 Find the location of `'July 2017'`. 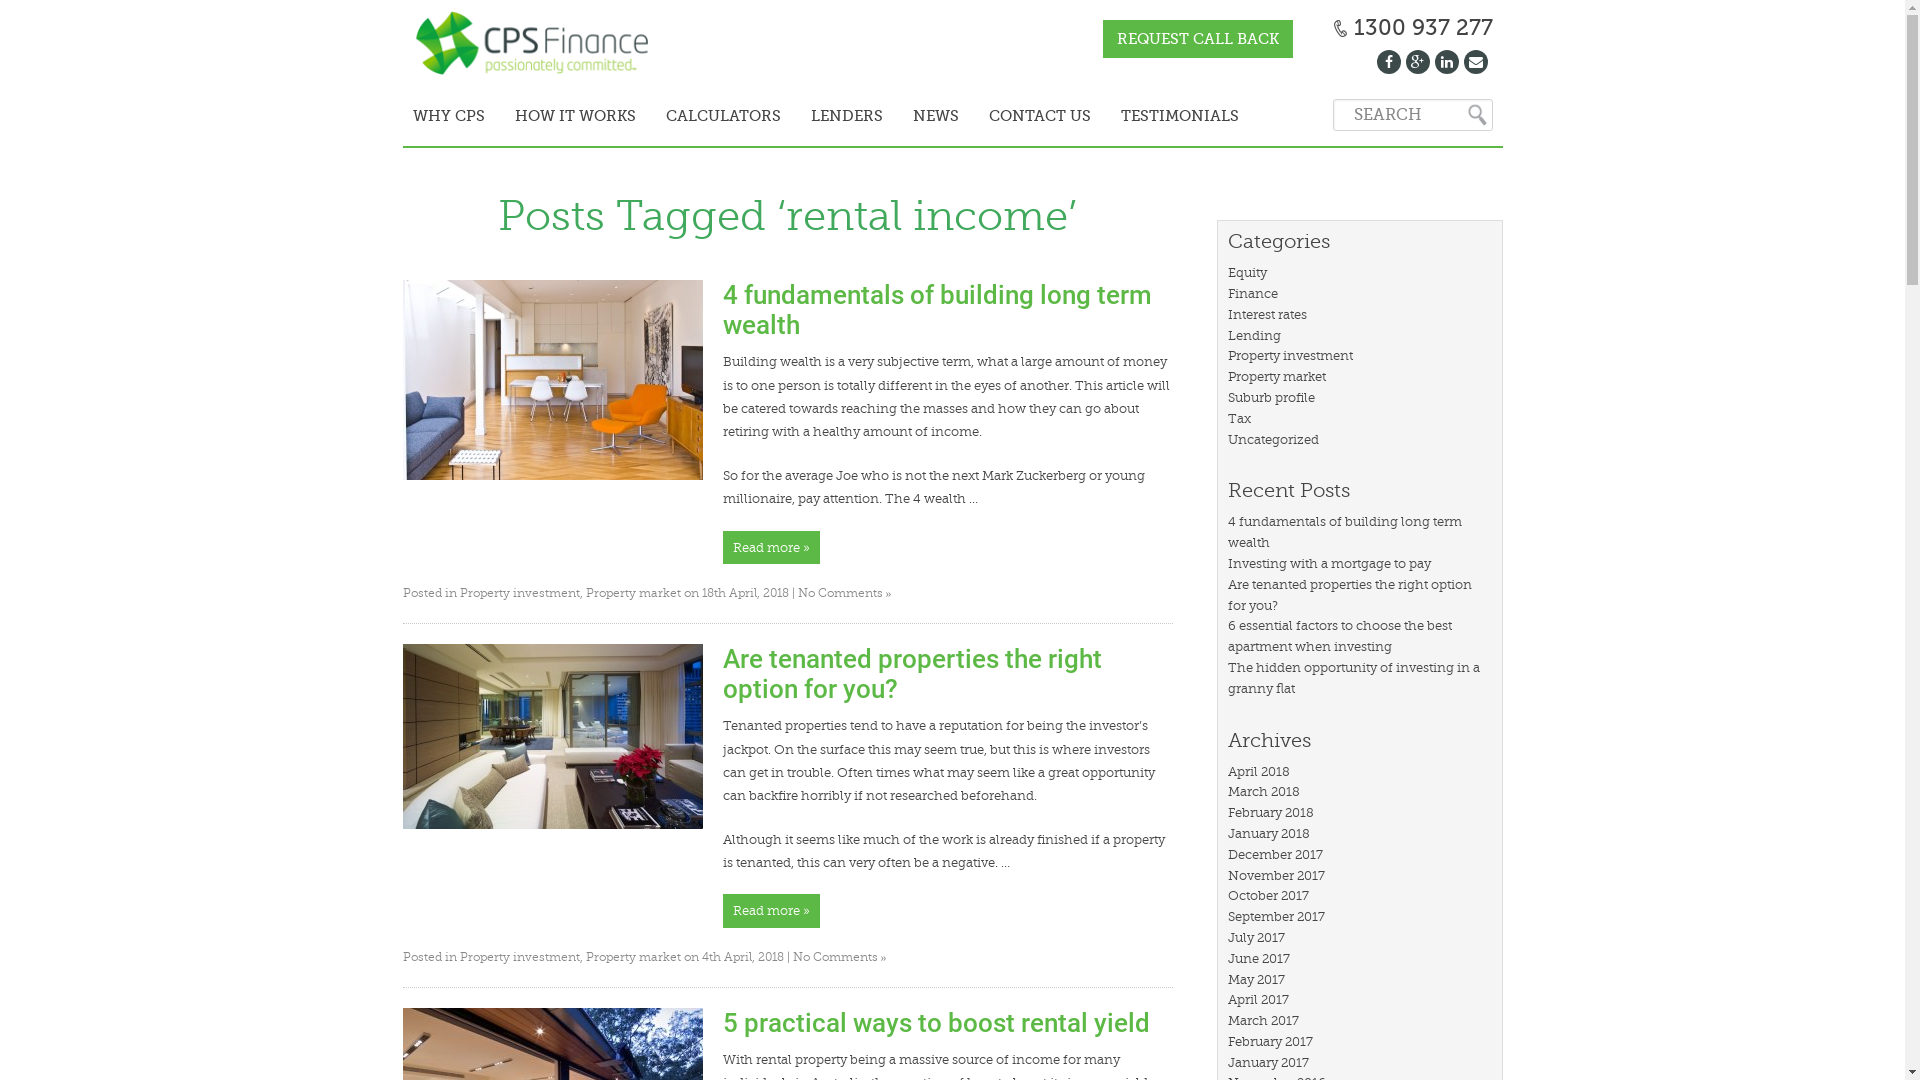

'July 2017' is located at coordinates (1255, 937).